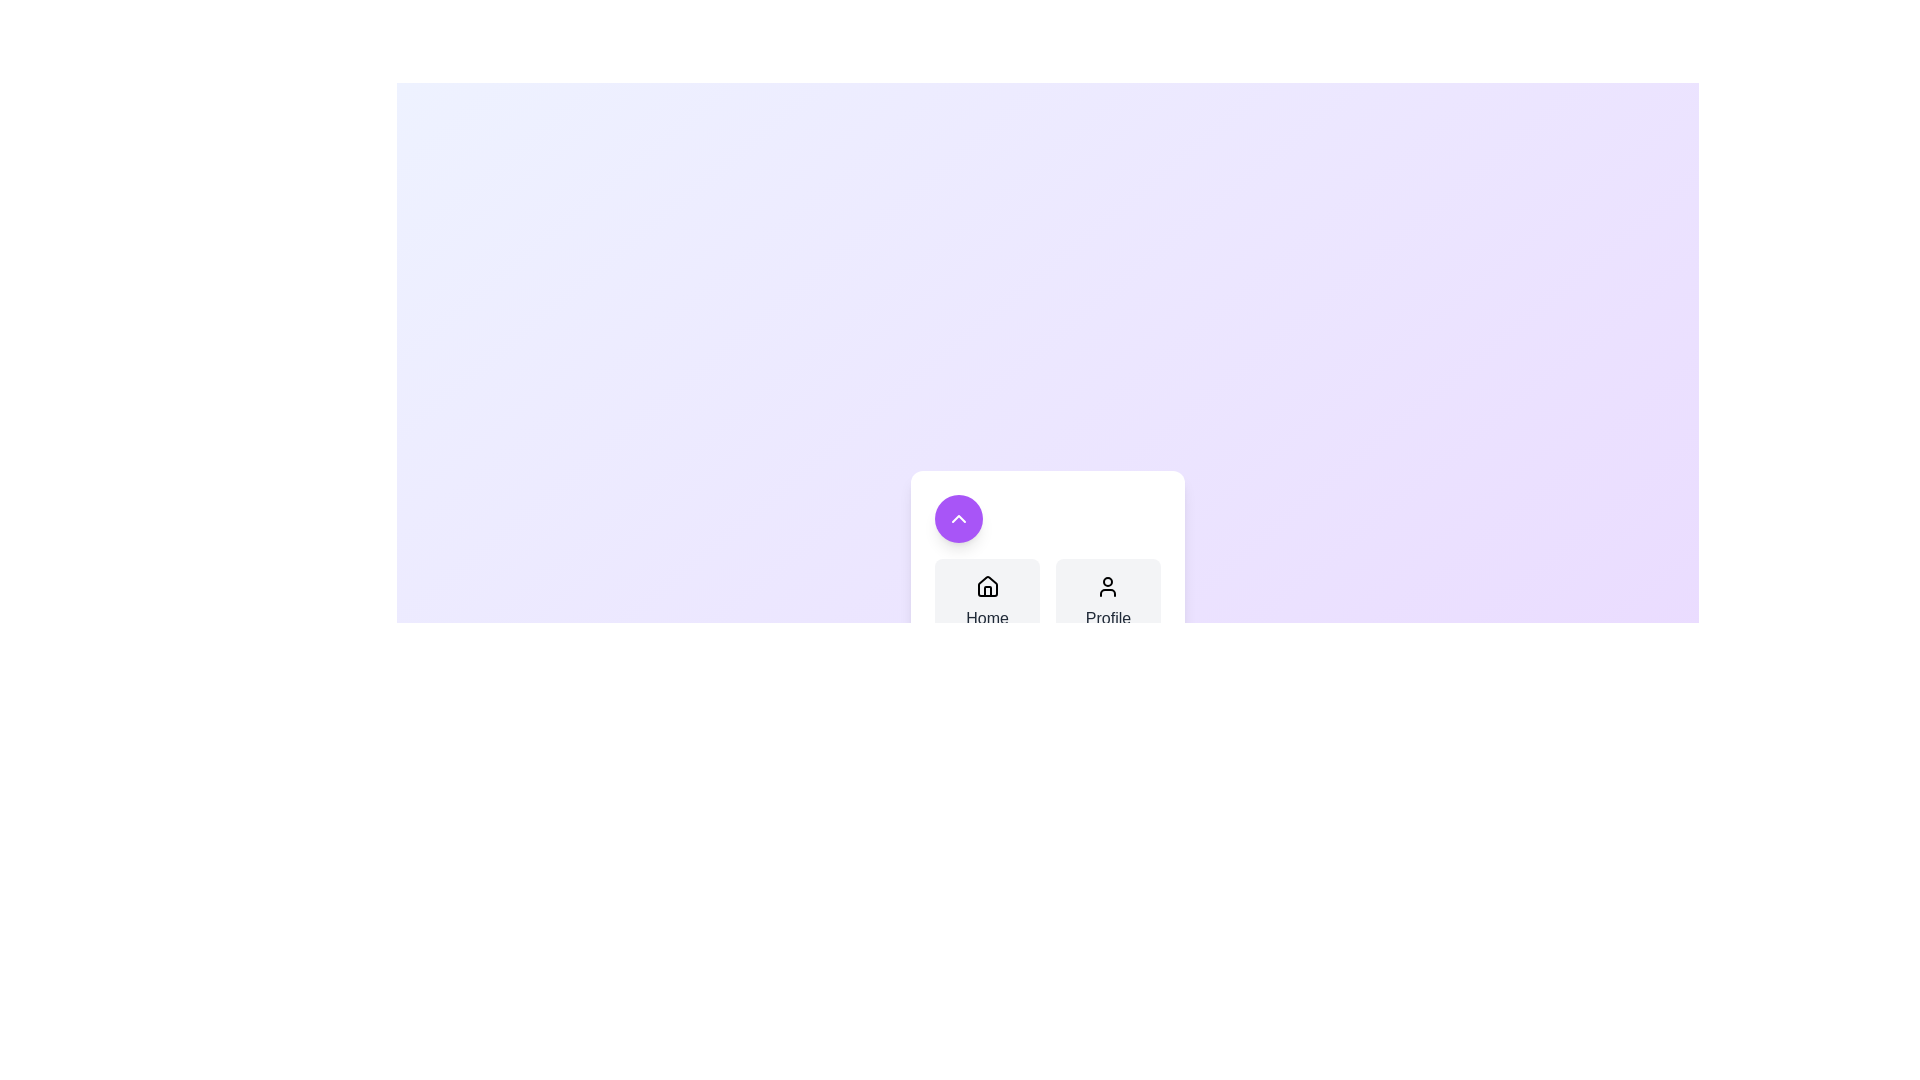  Describe the element at coordinates (987, 601) in the screenshot. I see `the button labeled Home to observe its hover effect` at that location.